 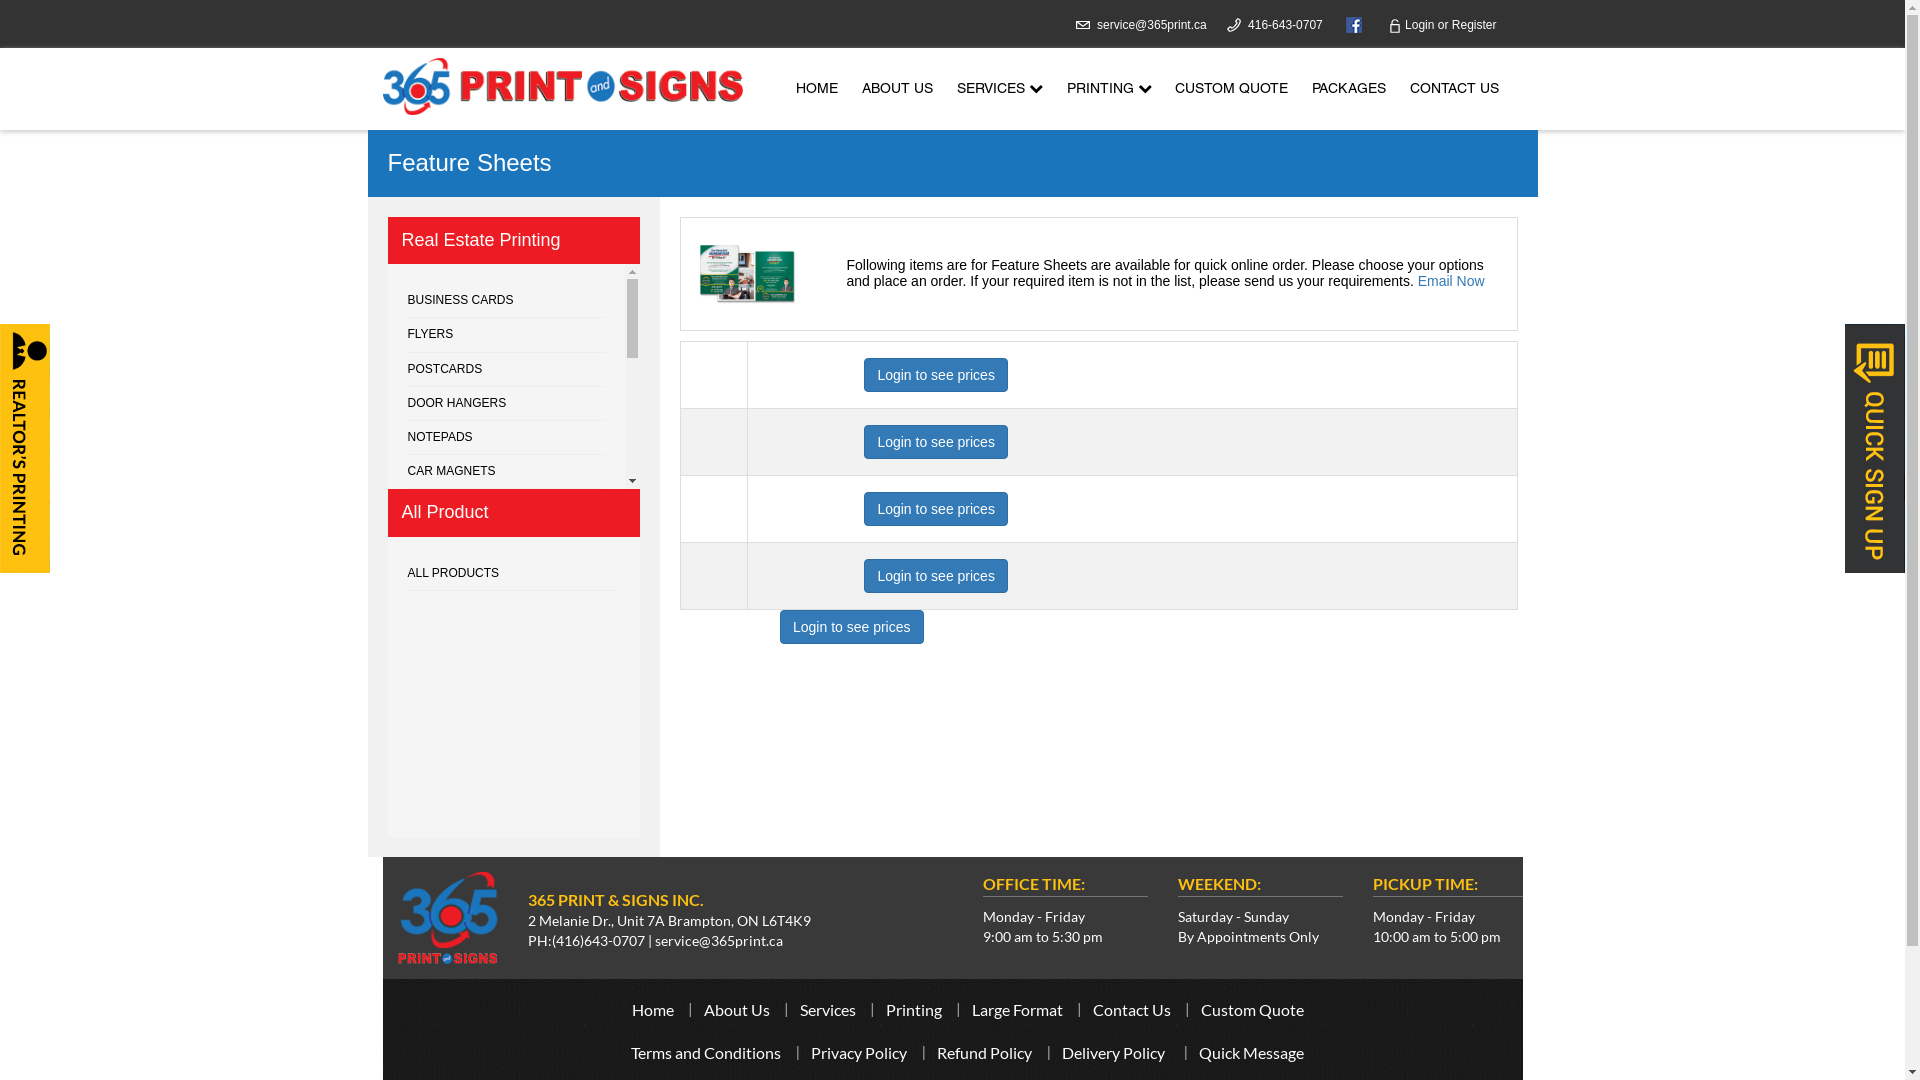 I want to click on 'LETTER HEADS', so click(x=407, y=574).